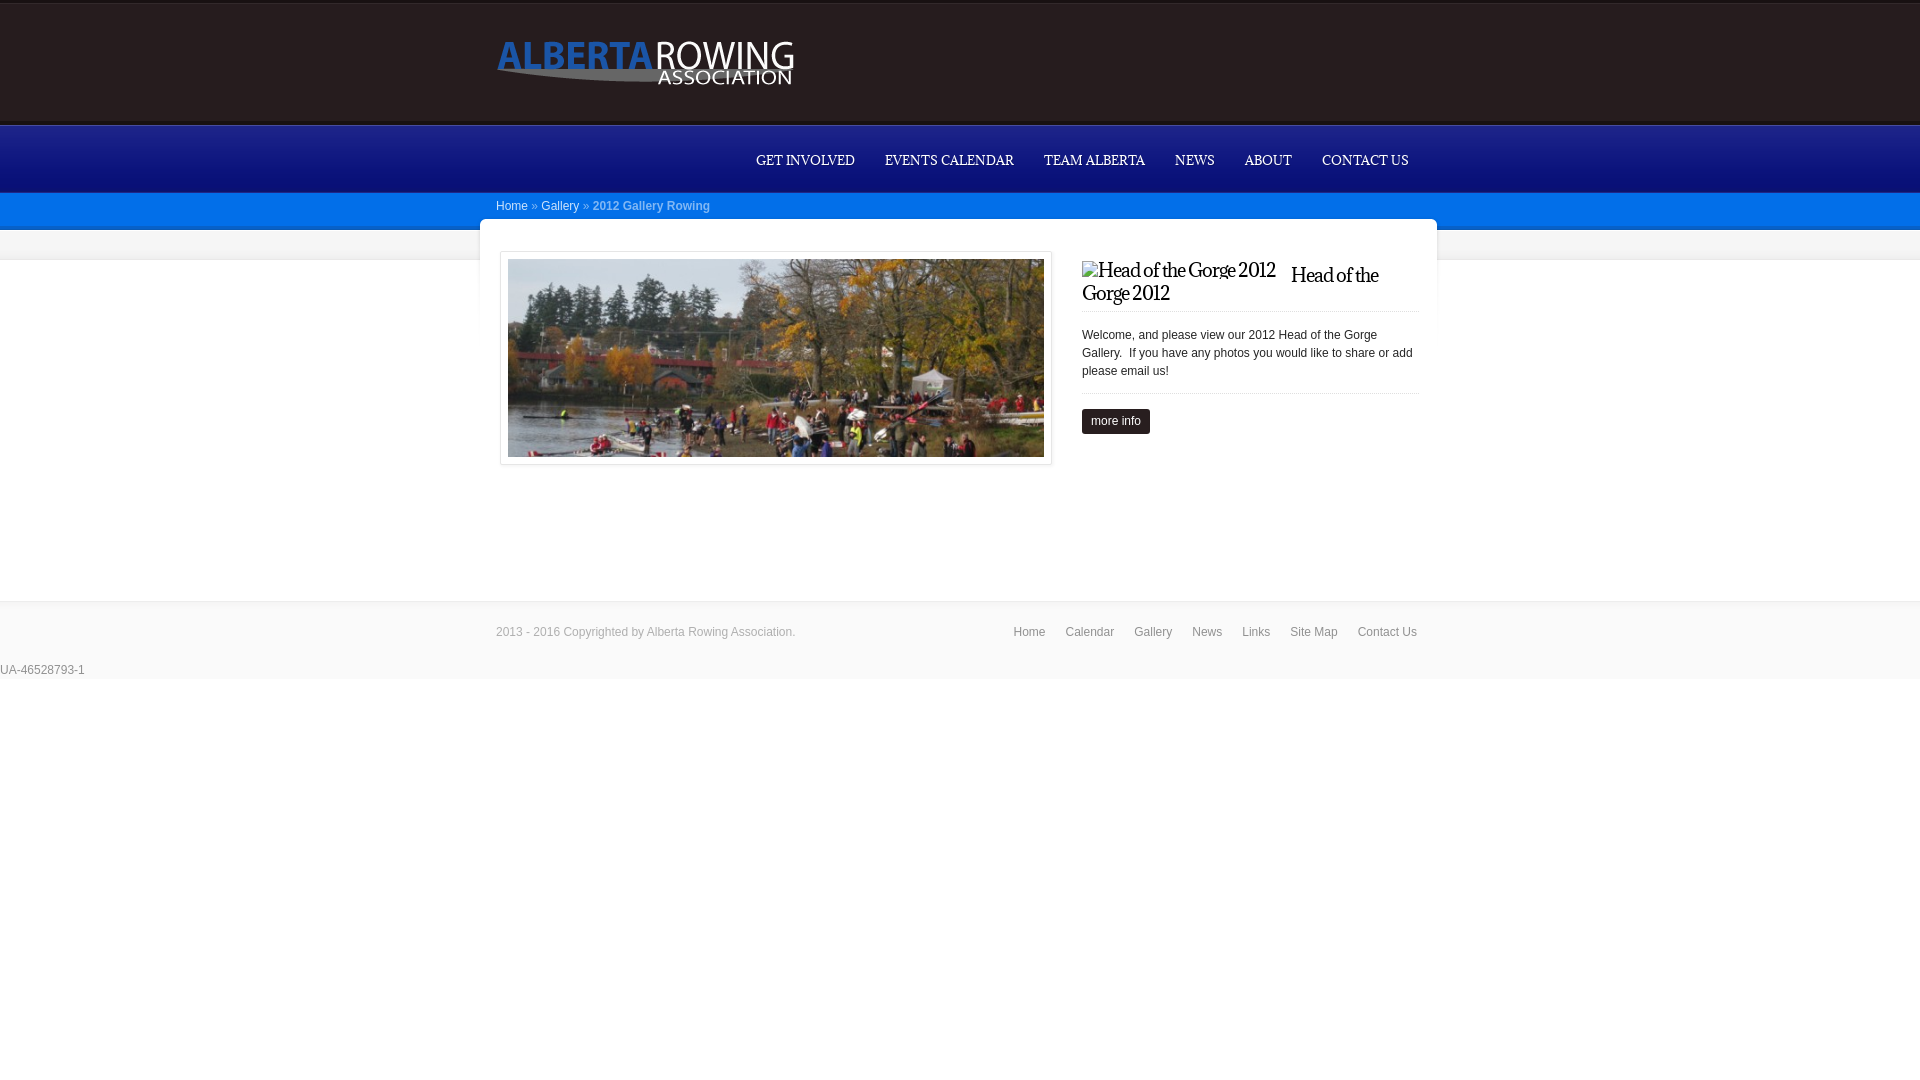  Describe the element at coordinates (1093, 158) in the screenshot. I see `'TEAM ALBERTA'` at that location.